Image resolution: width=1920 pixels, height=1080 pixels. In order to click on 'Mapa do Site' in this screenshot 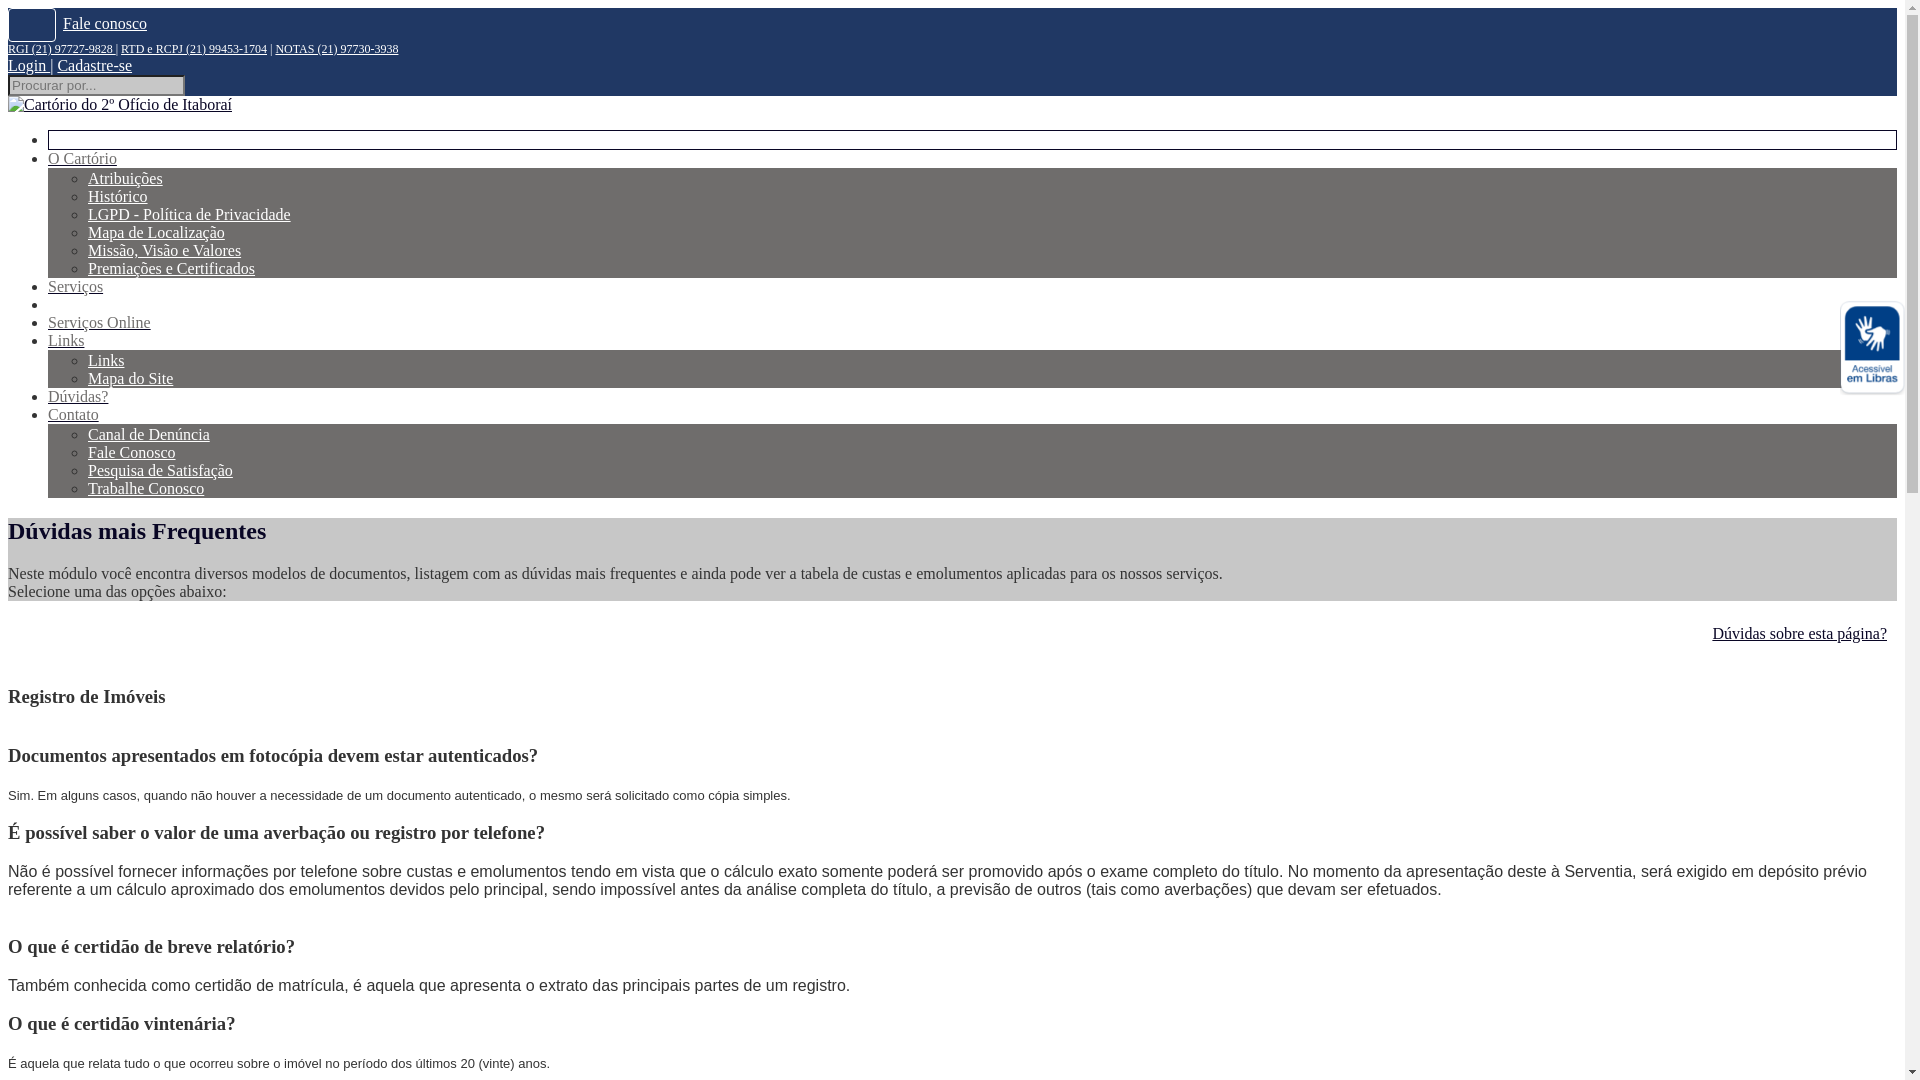, I will do `click(129, 378)`.